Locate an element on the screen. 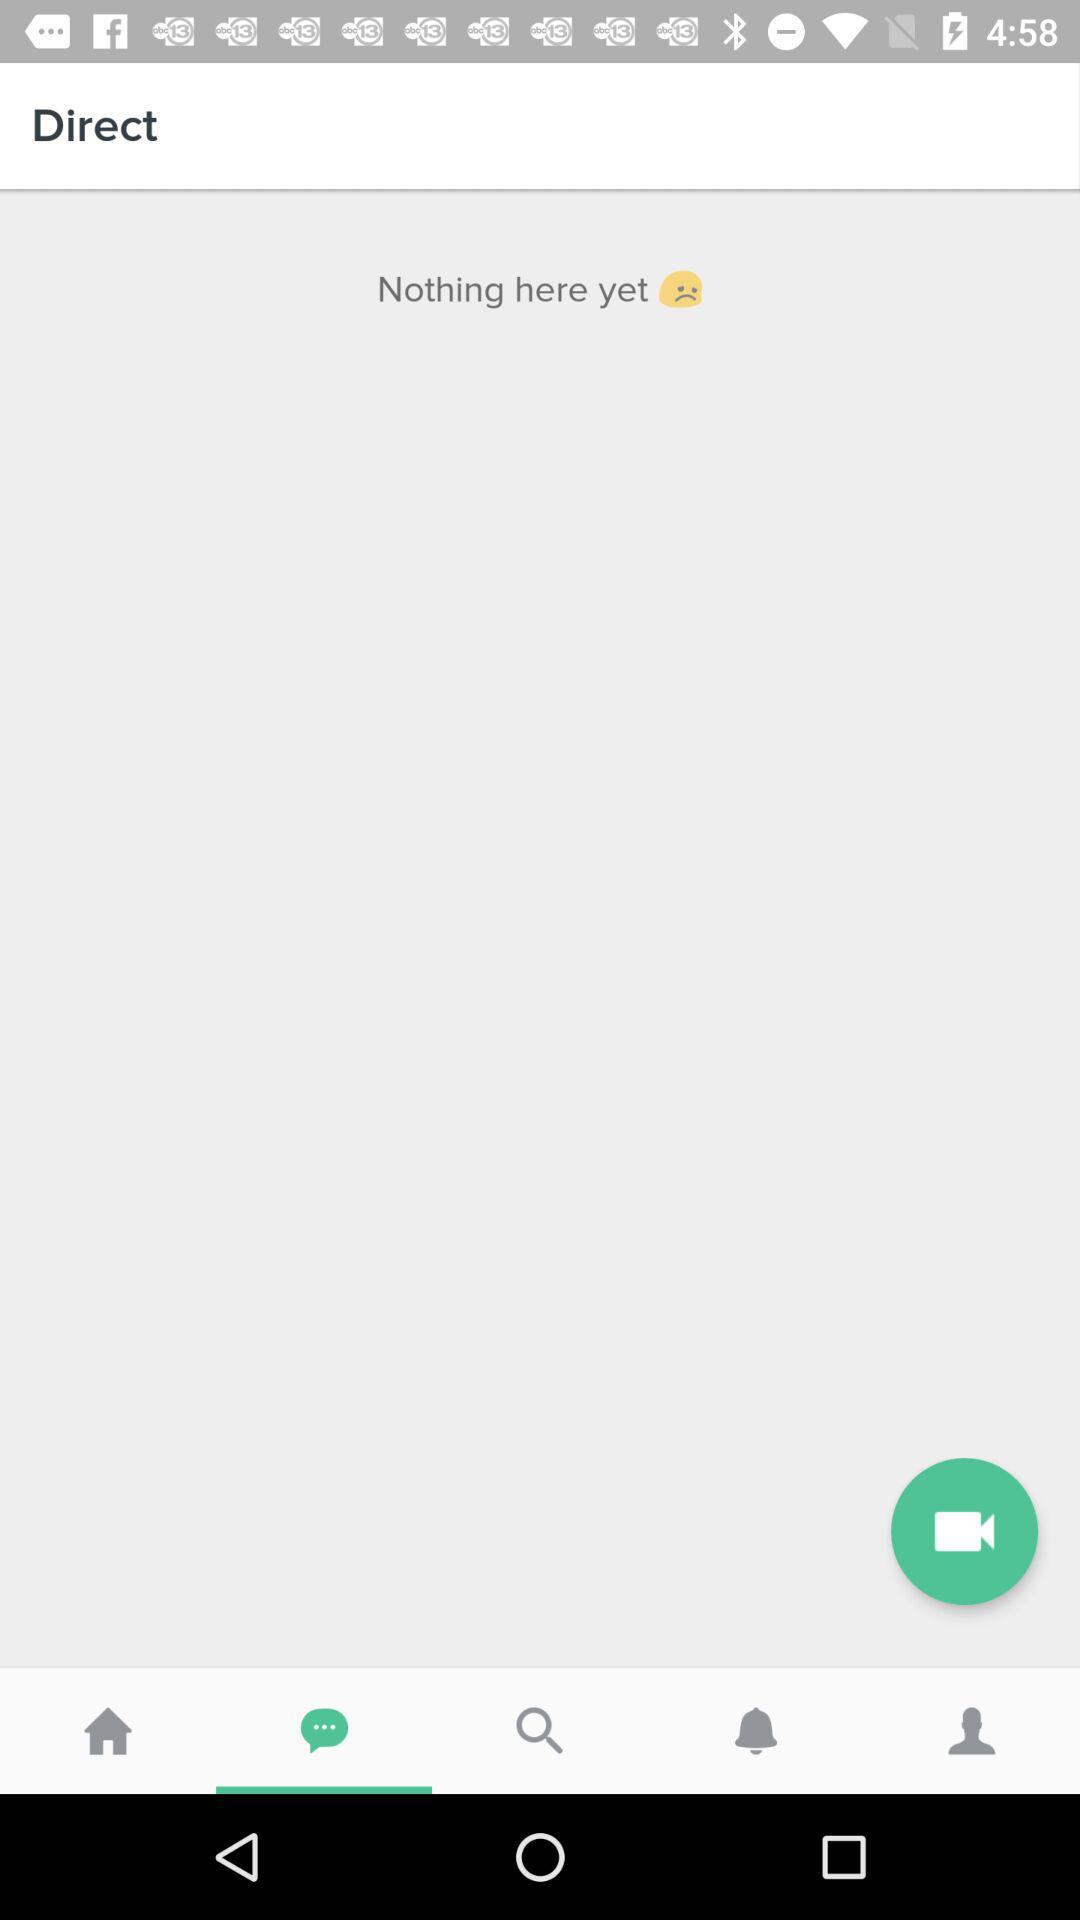  direct item is located at coordinates (540, 124).